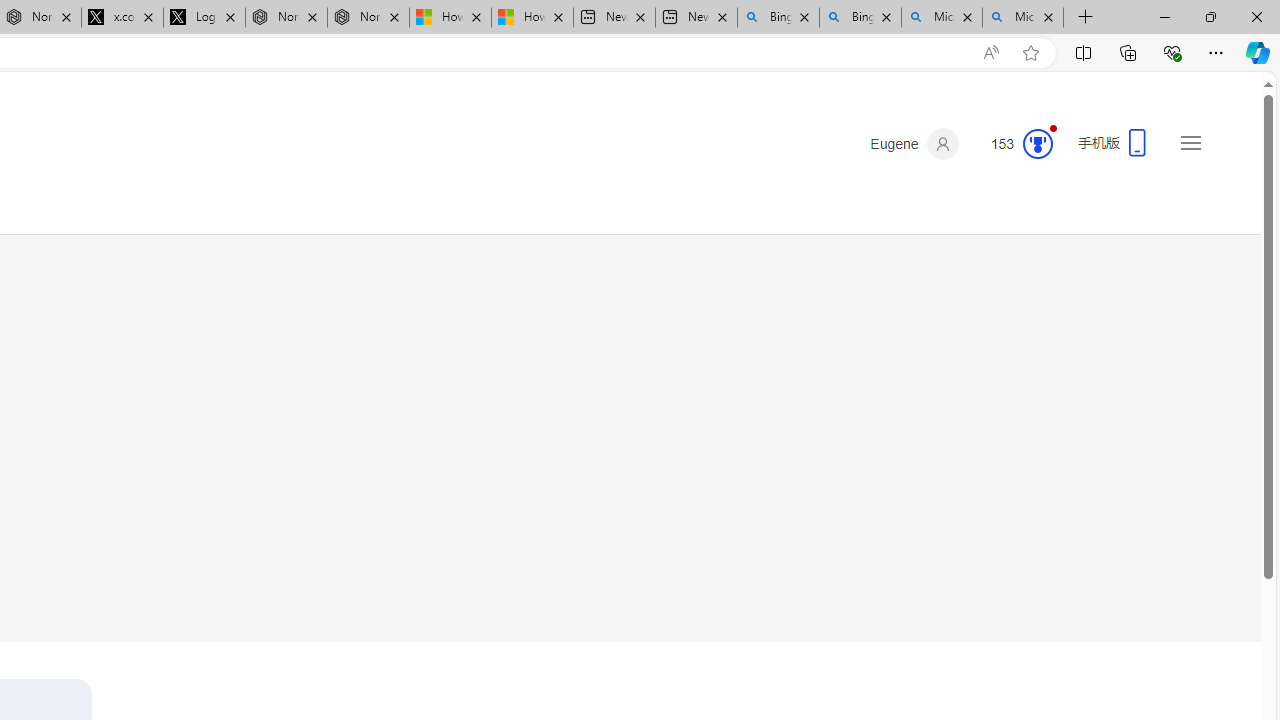 The height and width of the screenshot is (720, 1280). Describe the element at coordinates (121, 17) in the screenshot. I see `'x.com/NordaceOfficial'` at that location.